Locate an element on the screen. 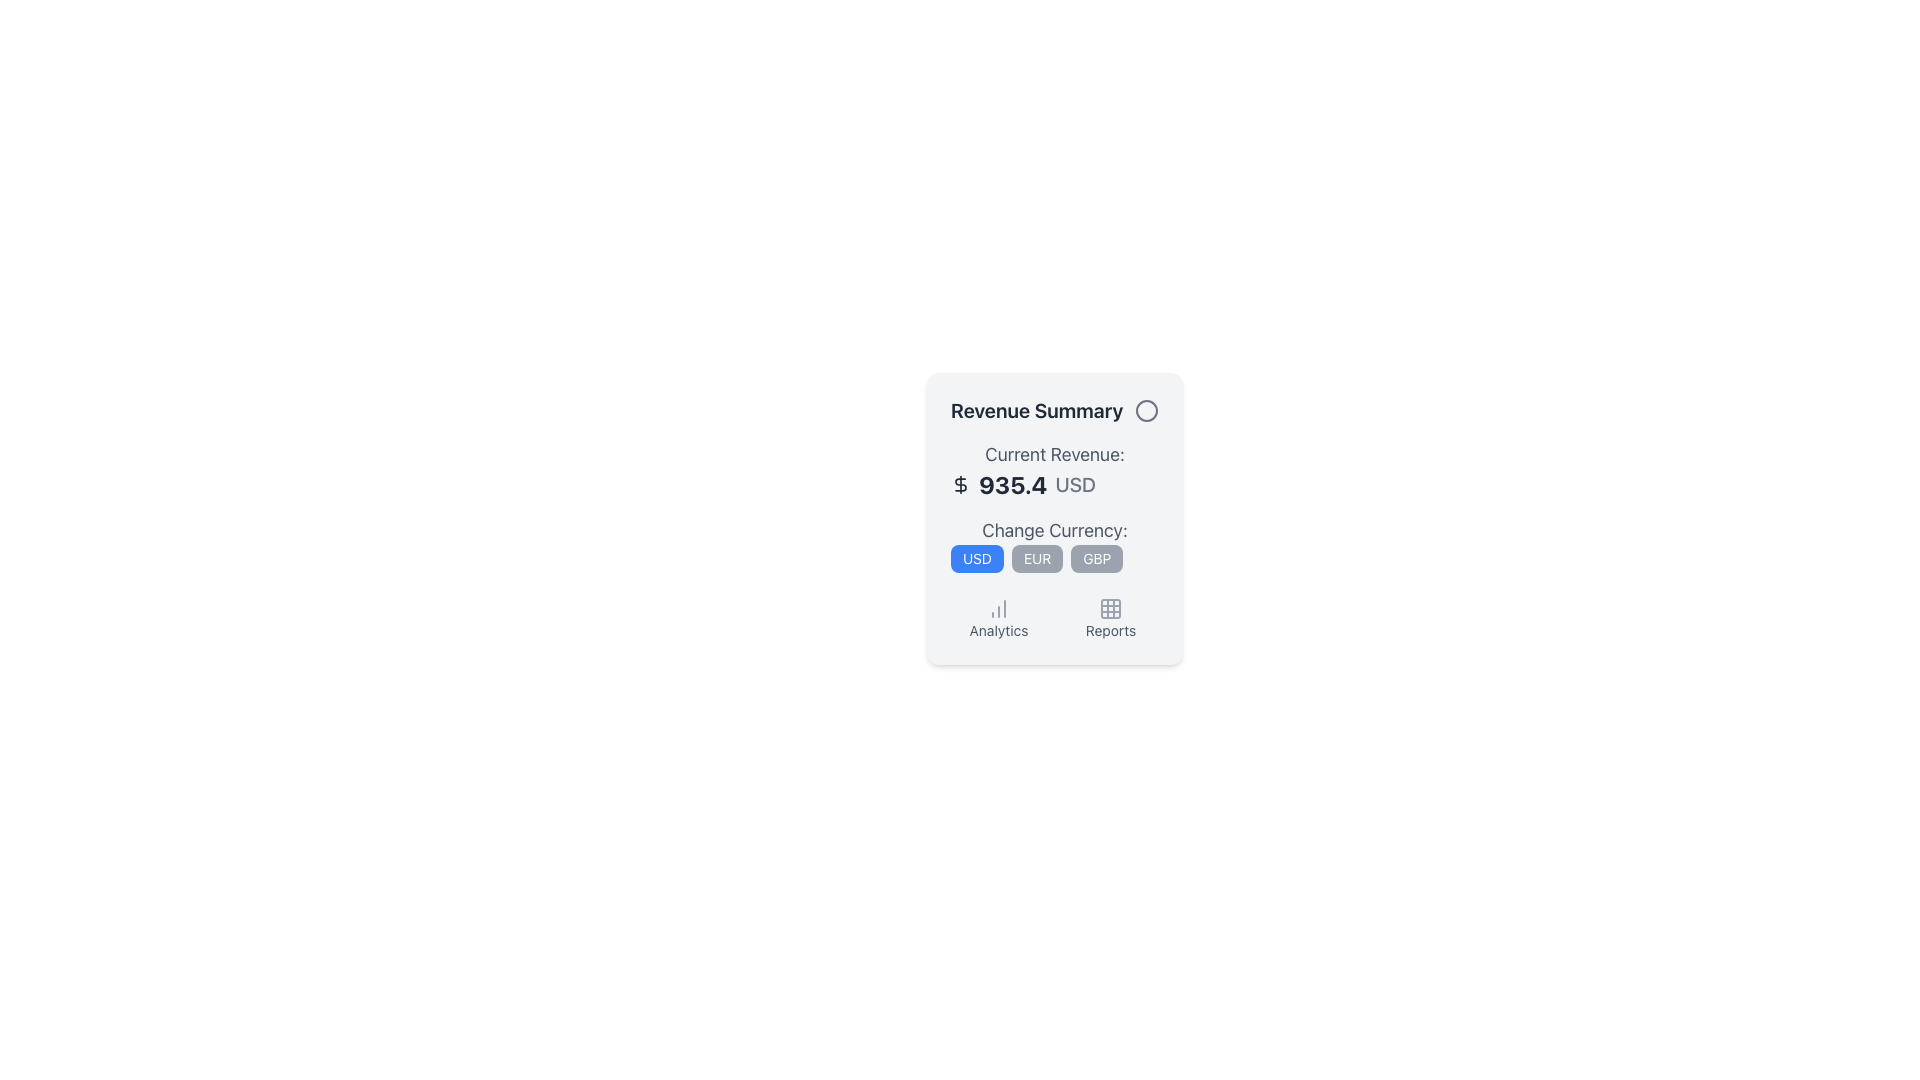 The height and width of the screenshot is (1080, 1920). the Button Group labeled 'Change Currency:' which contains the buttons 'USD', 'EUR', and 'GBP' for tooltips or information is located at coordinates (1054, 544).